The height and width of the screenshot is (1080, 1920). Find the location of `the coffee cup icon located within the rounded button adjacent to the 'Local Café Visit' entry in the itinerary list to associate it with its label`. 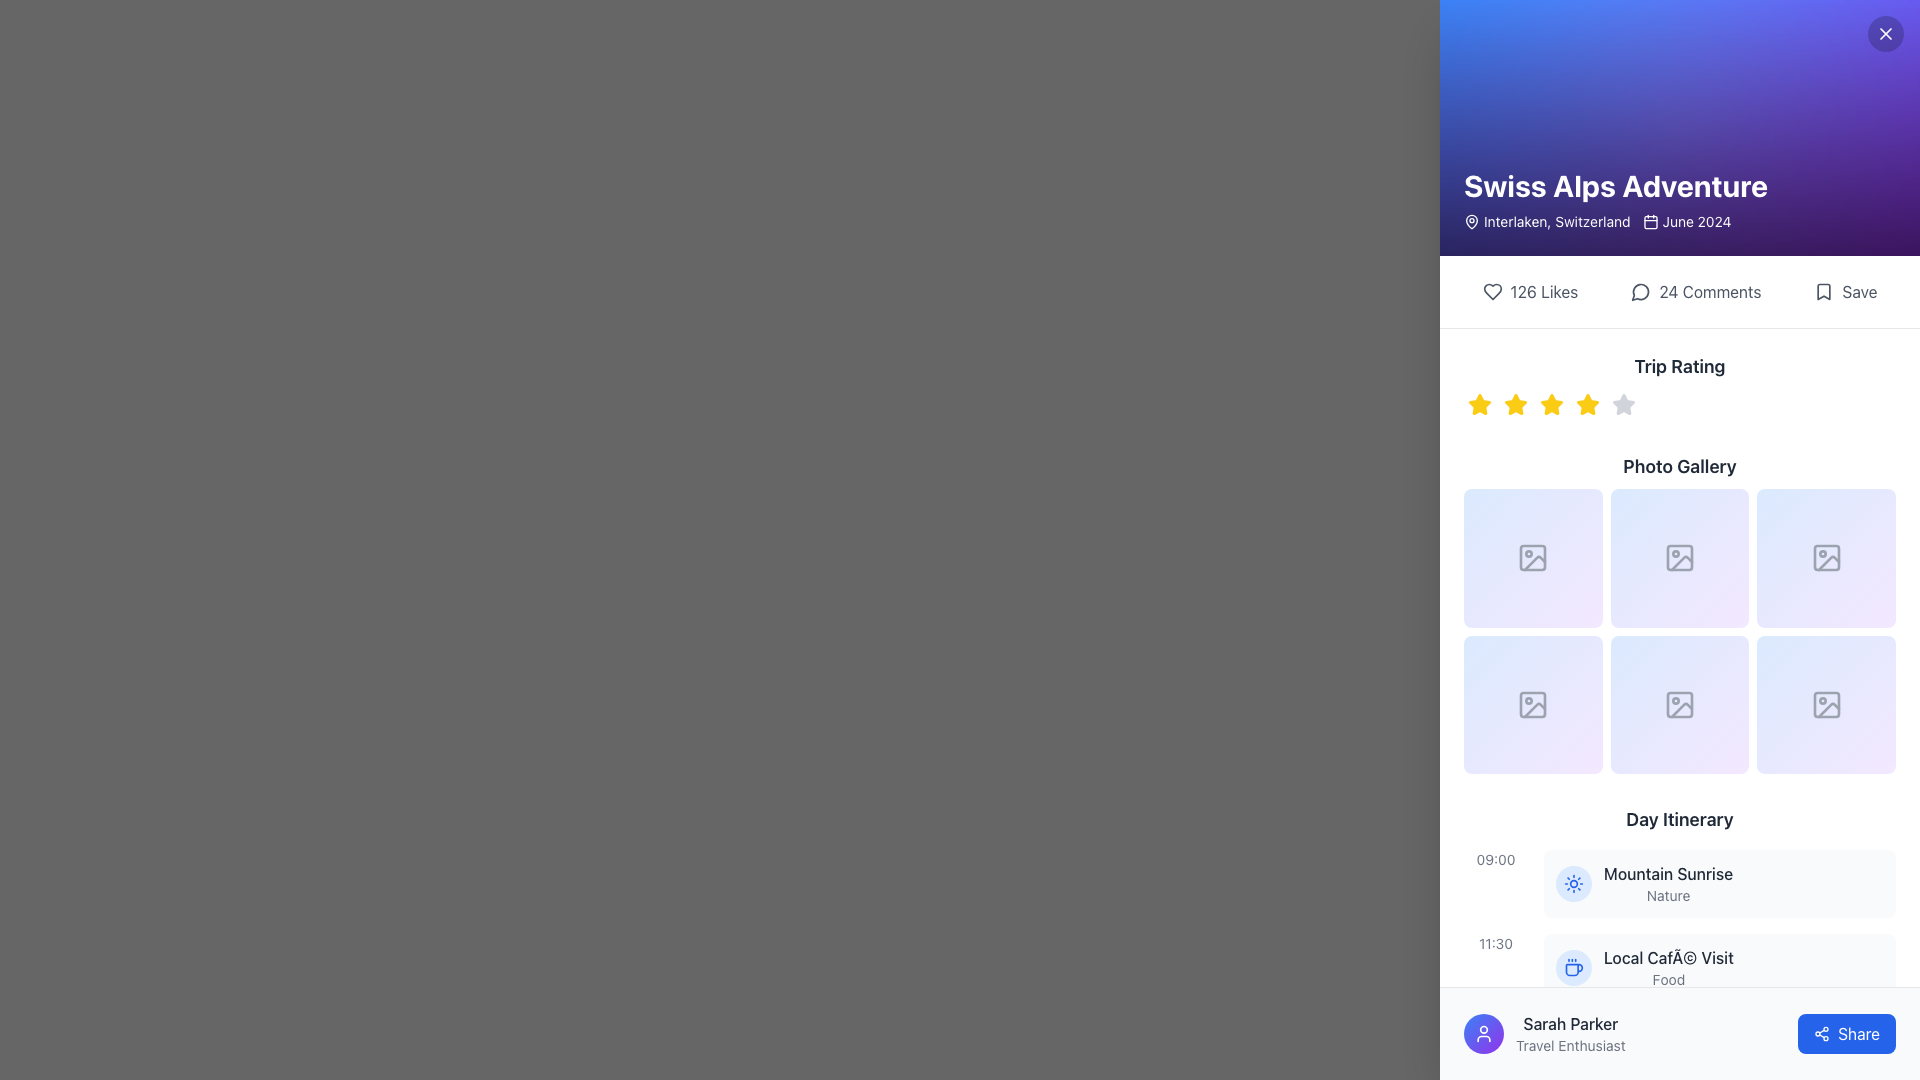

the coffee cup icon located within the rounded button adjacent to the 'Local Café Visit' entry in the itinerary list to associate it with its label is located at coordinates (1573, 967).